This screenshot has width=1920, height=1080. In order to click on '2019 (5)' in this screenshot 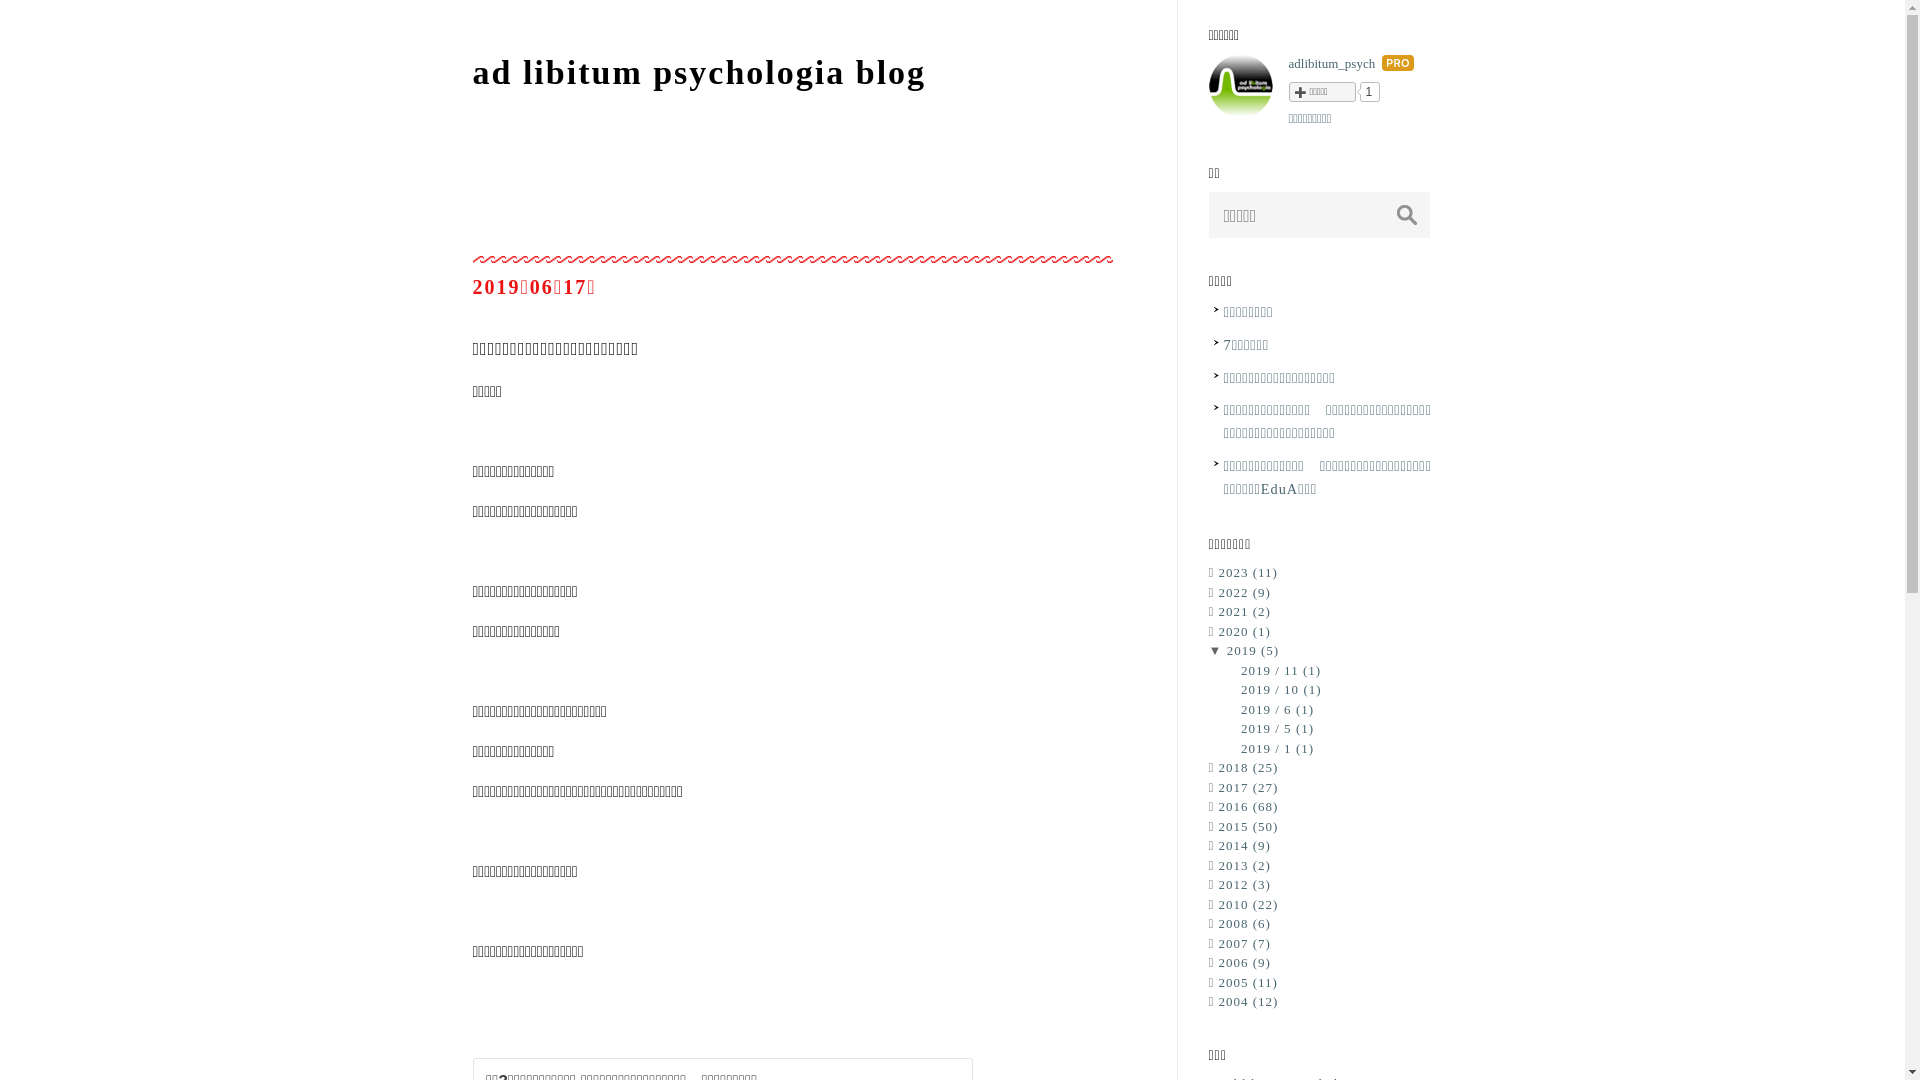, I will do `click(1251, 650)`.